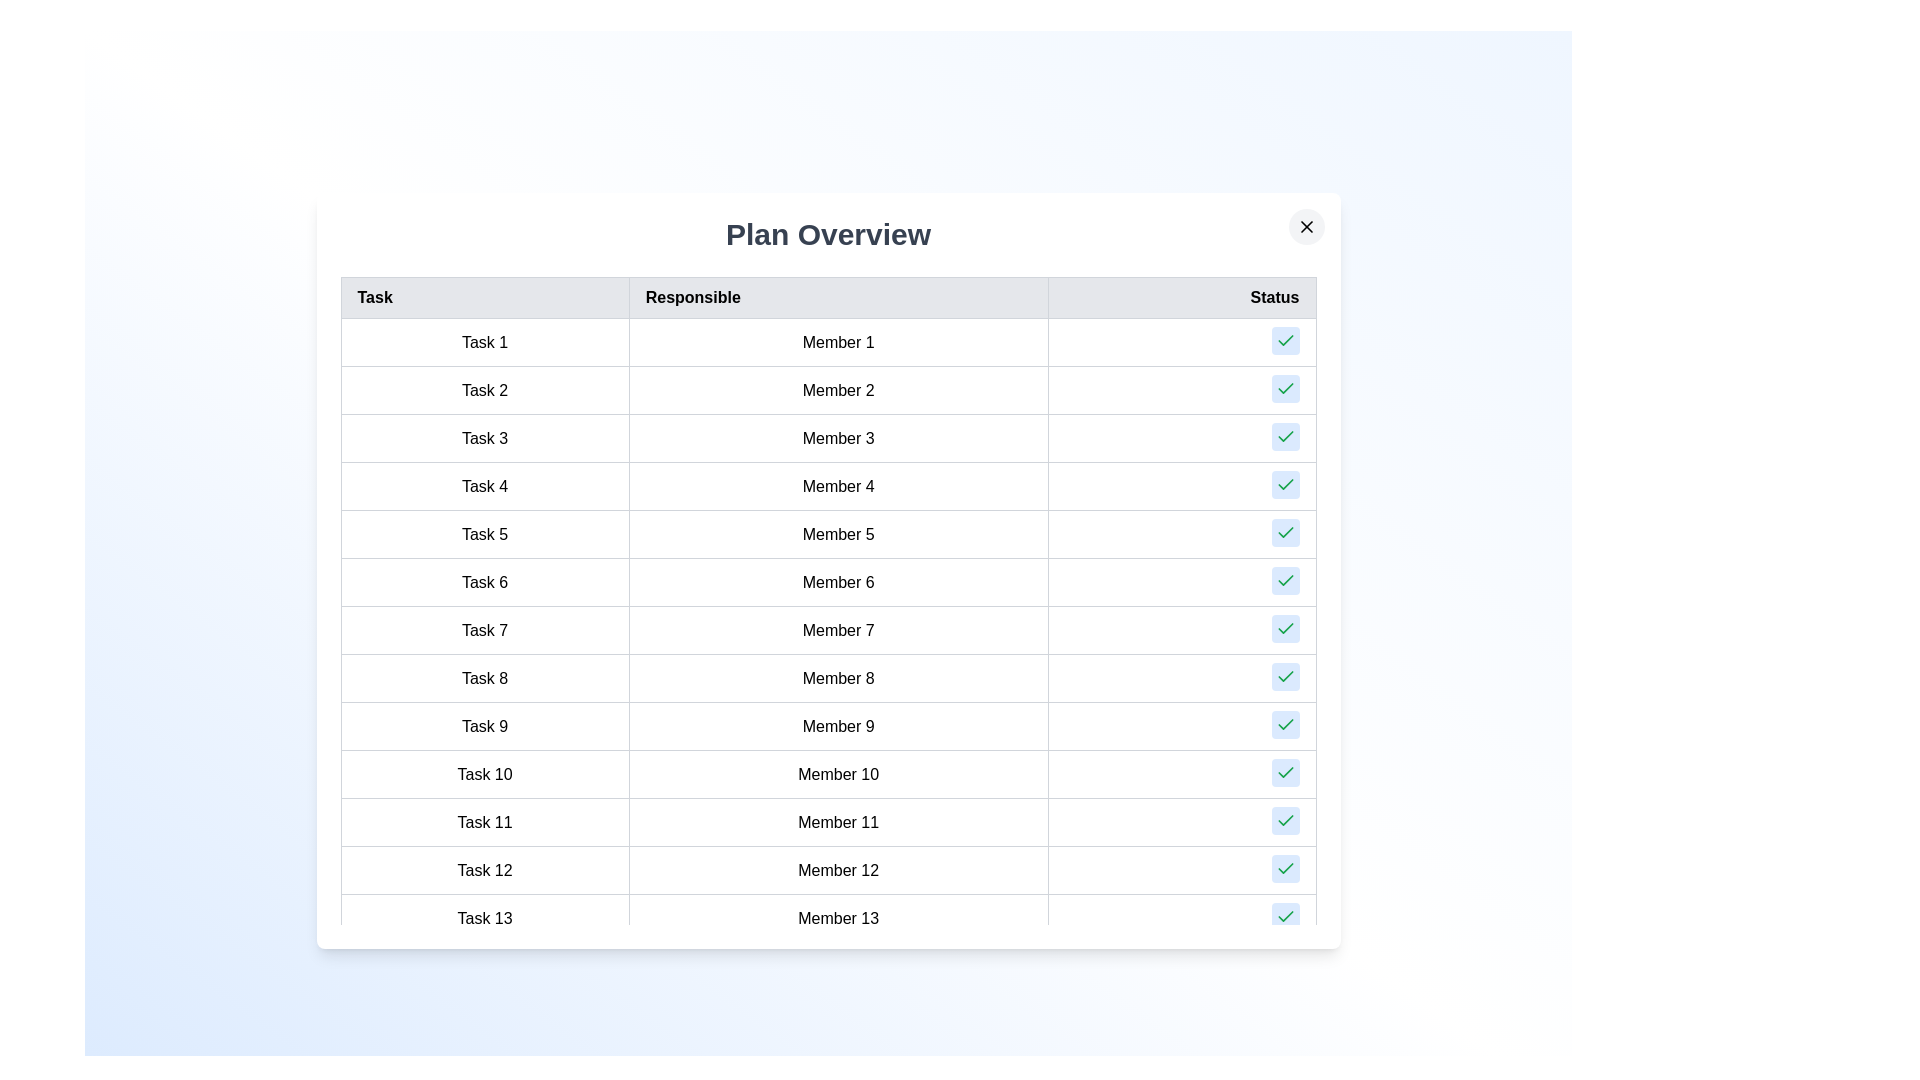  What do you see at coordinates (1285, 339) in the screenshot?
I see `the 'Check' button for task 1 to mark it as completed` at bounding box center [1285, 339].